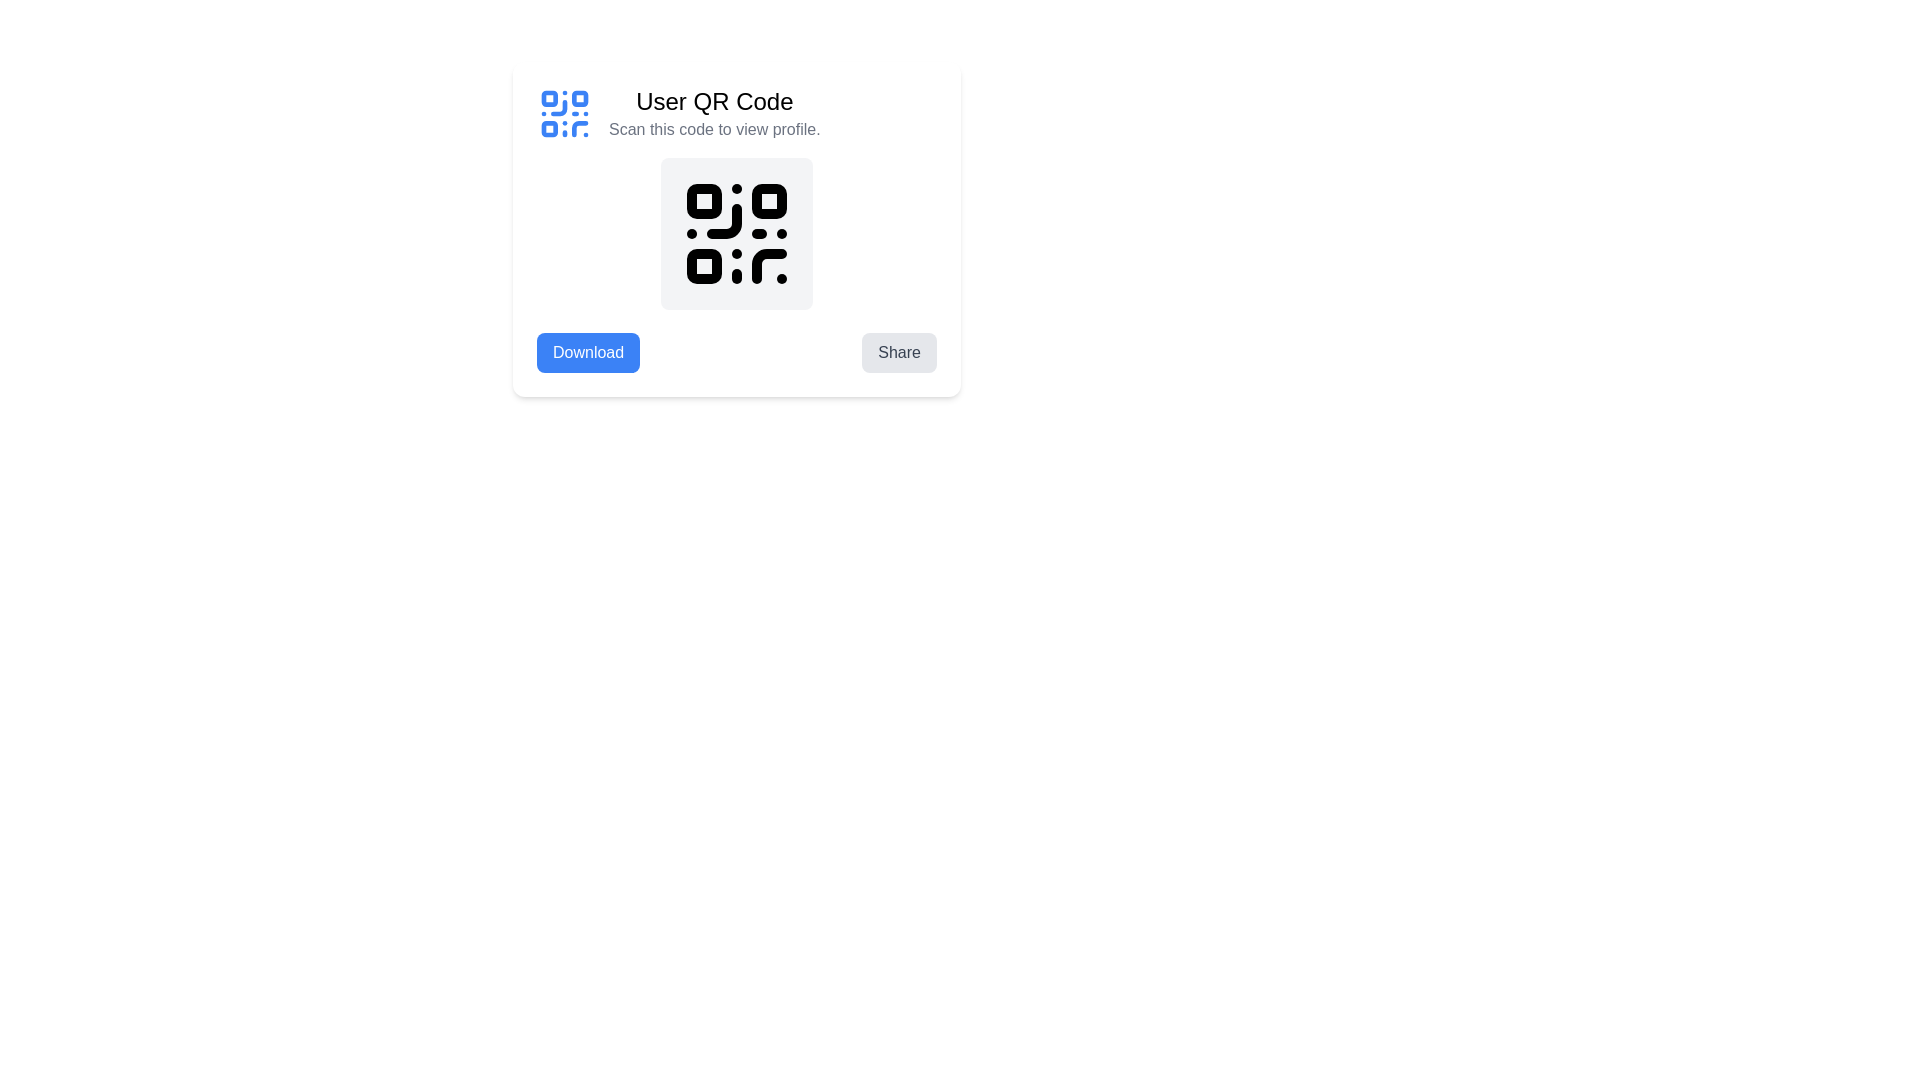 This screenshot has width=1920, height=1080. Describe the element at coordinates (579, 98) in the screenshot. I see `the second square from the left in the top row of the 3x3 grid inside the QR code graphic, which is a decorative component of the overall design` at that location.